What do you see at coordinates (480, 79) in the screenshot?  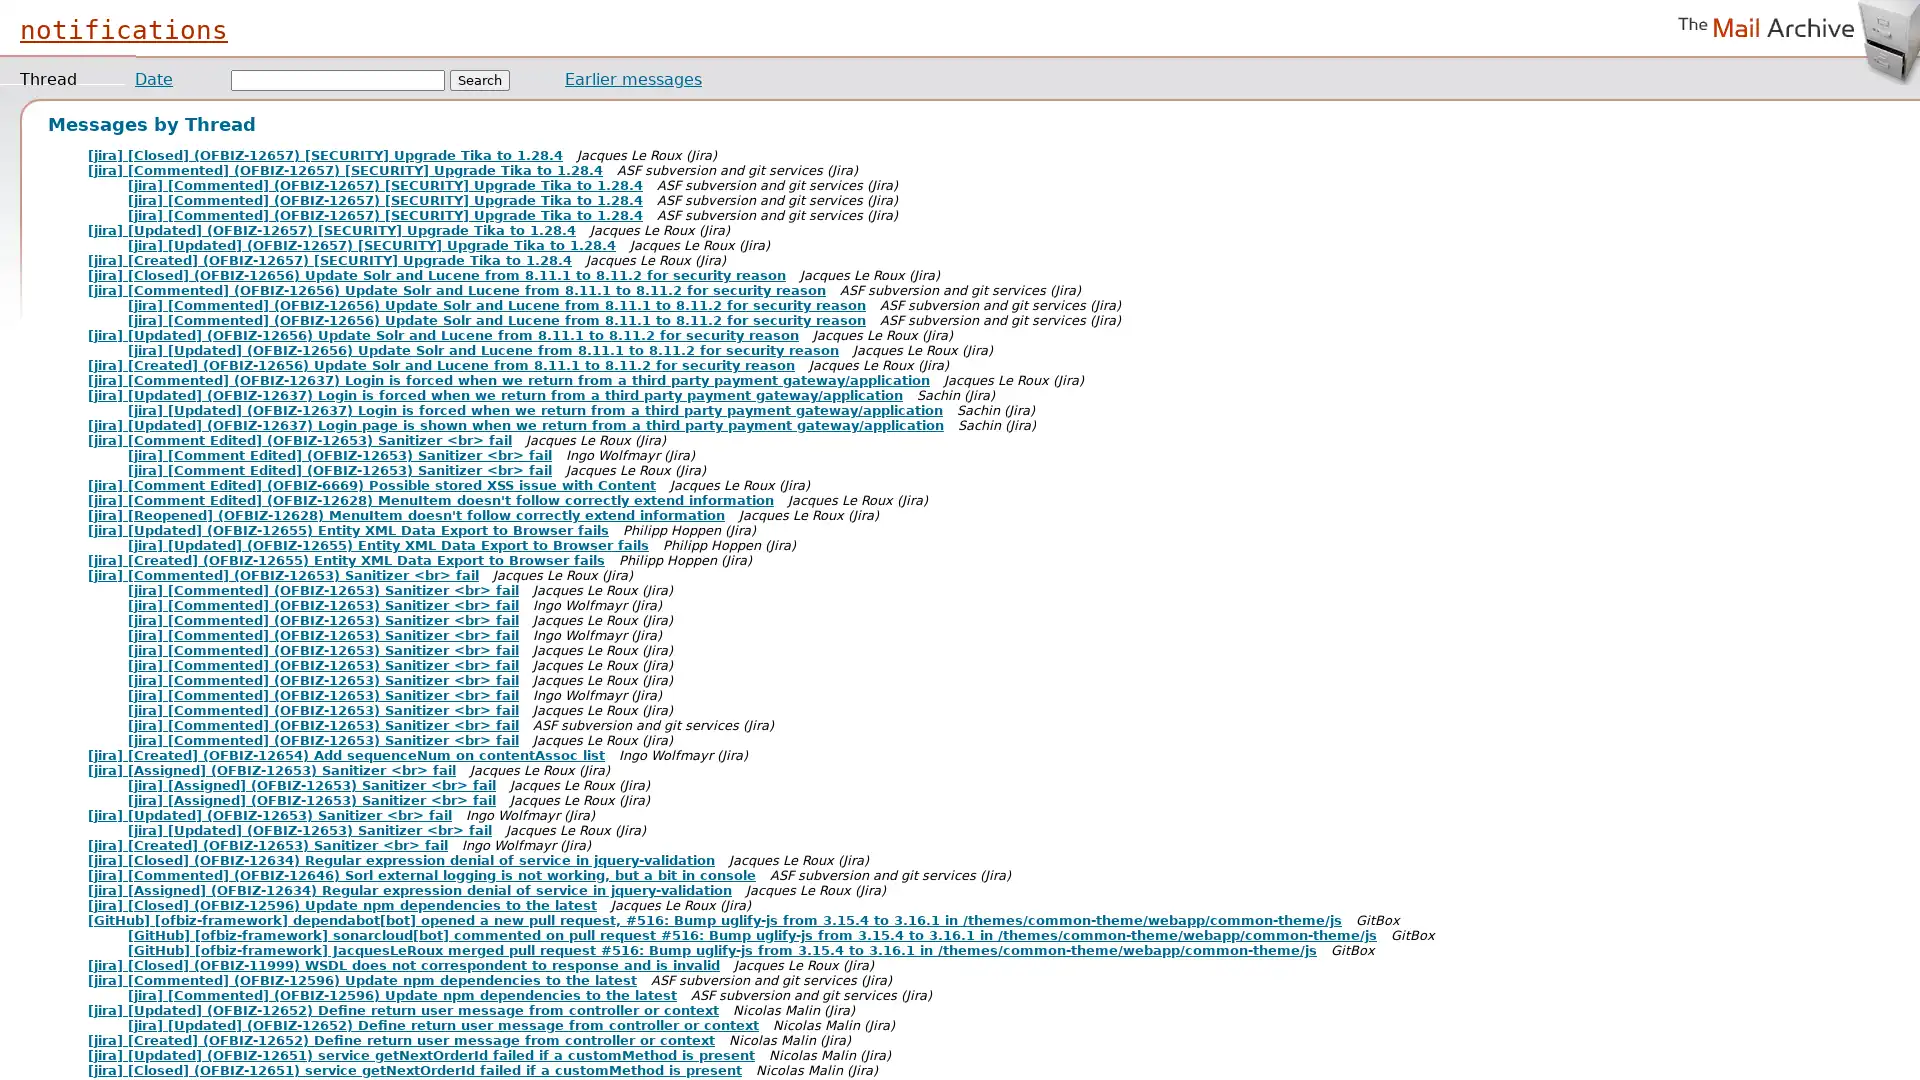 I see `Search` at bounding box center [480, 79].